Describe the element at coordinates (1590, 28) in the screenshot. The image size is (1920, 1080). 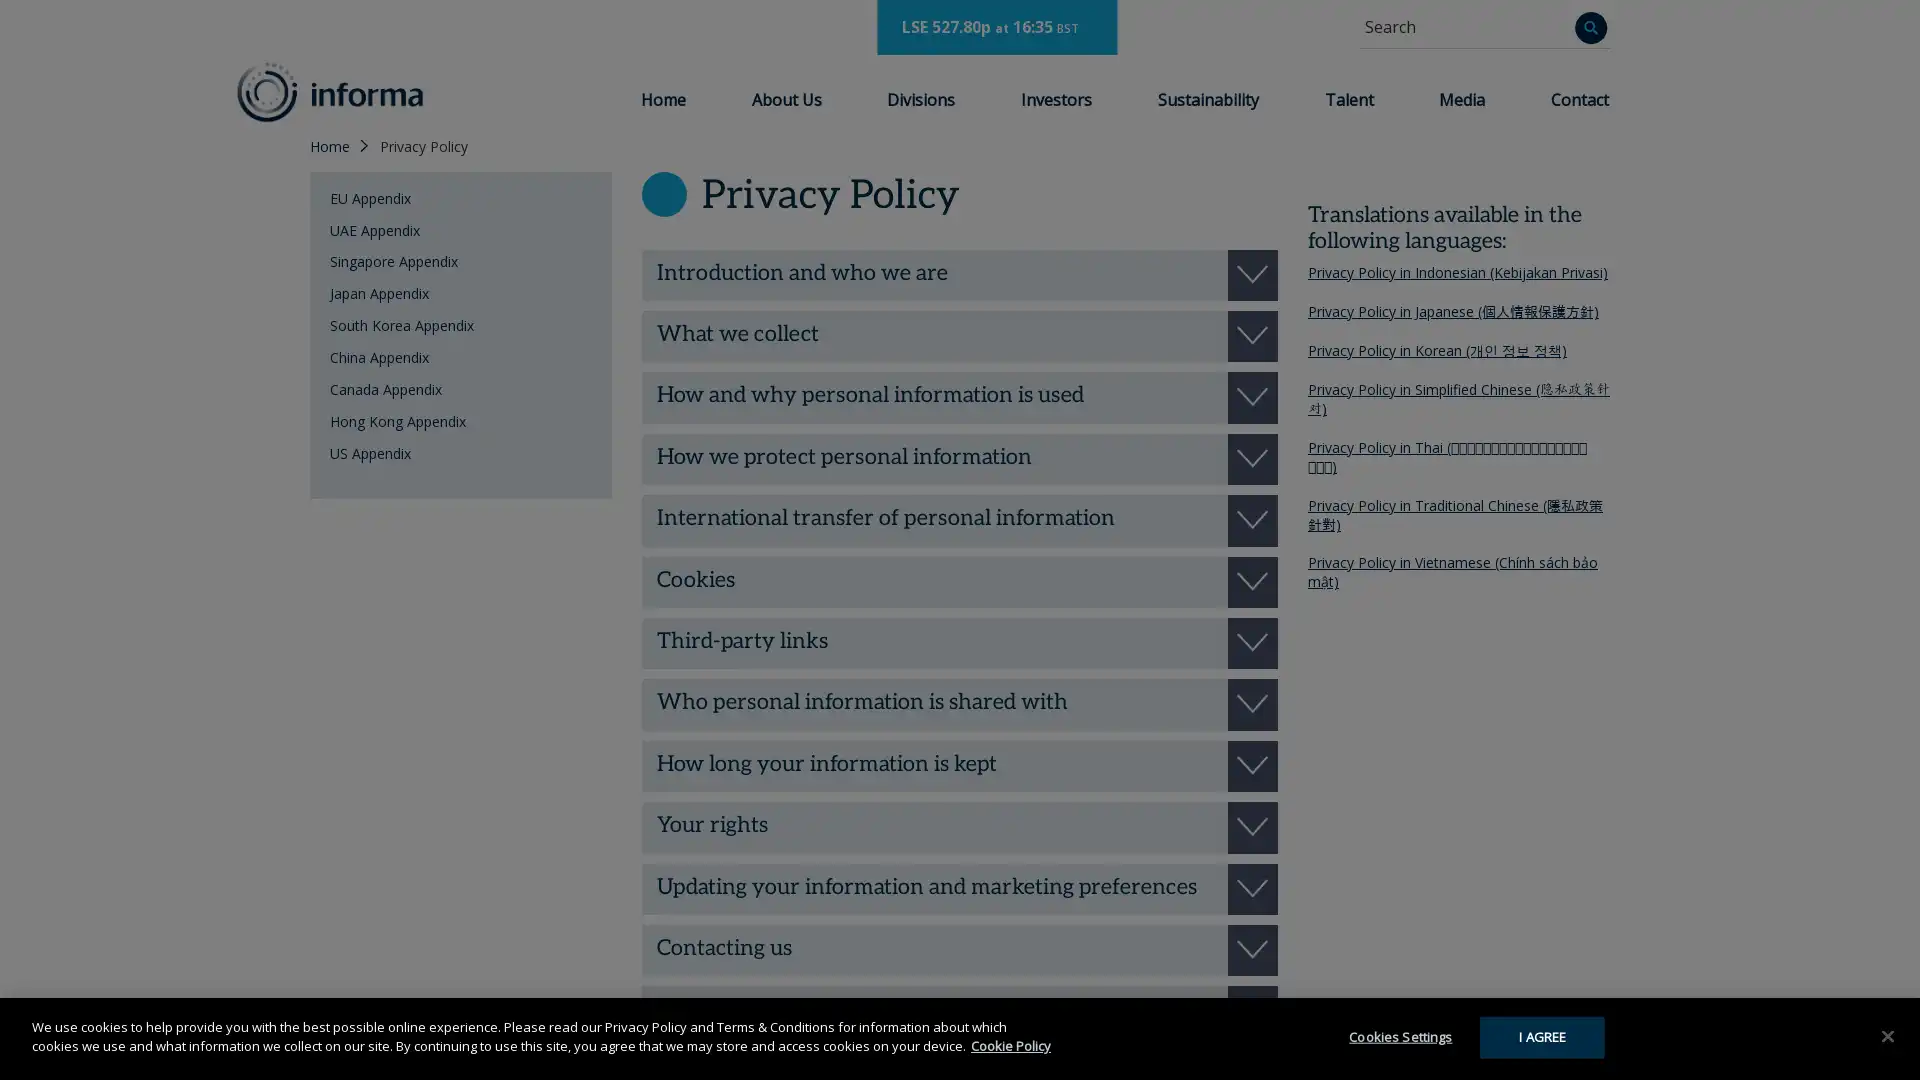
I see `Search` at that location.